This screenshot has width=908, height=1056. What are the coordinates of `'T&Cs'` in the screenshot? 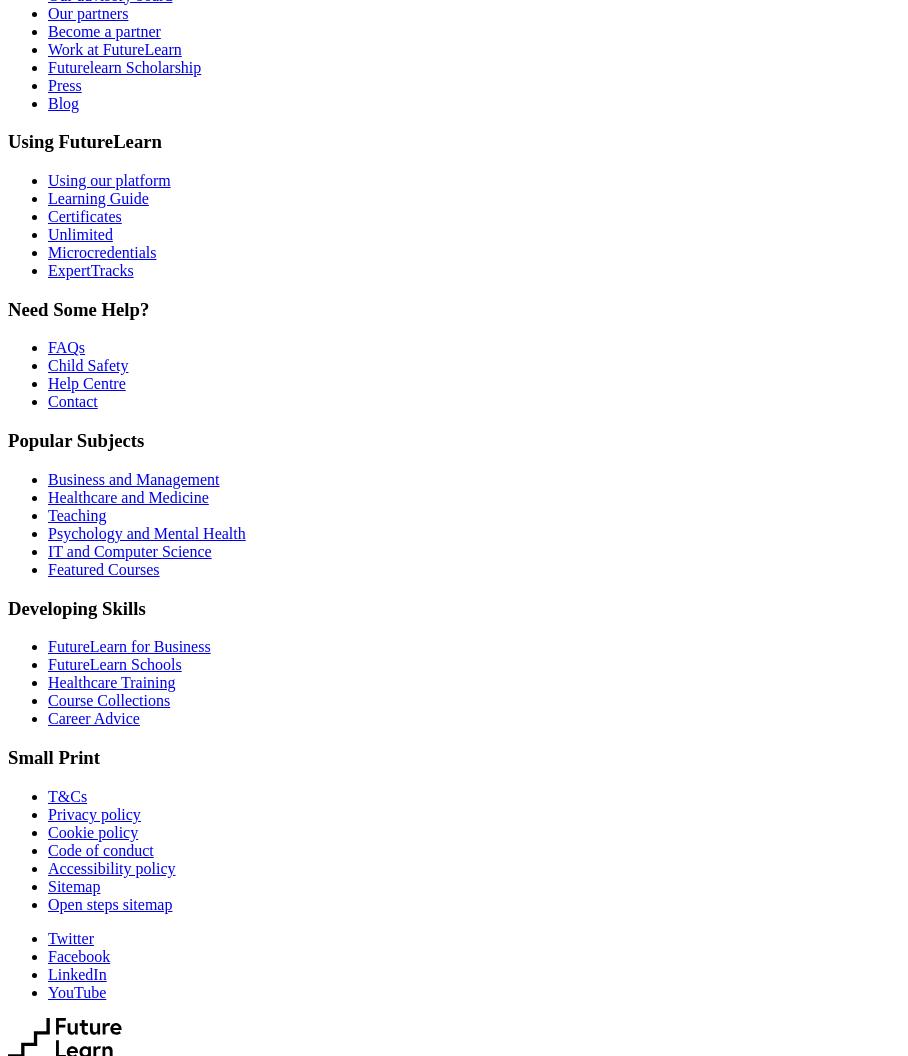 It's located at (67, 795).